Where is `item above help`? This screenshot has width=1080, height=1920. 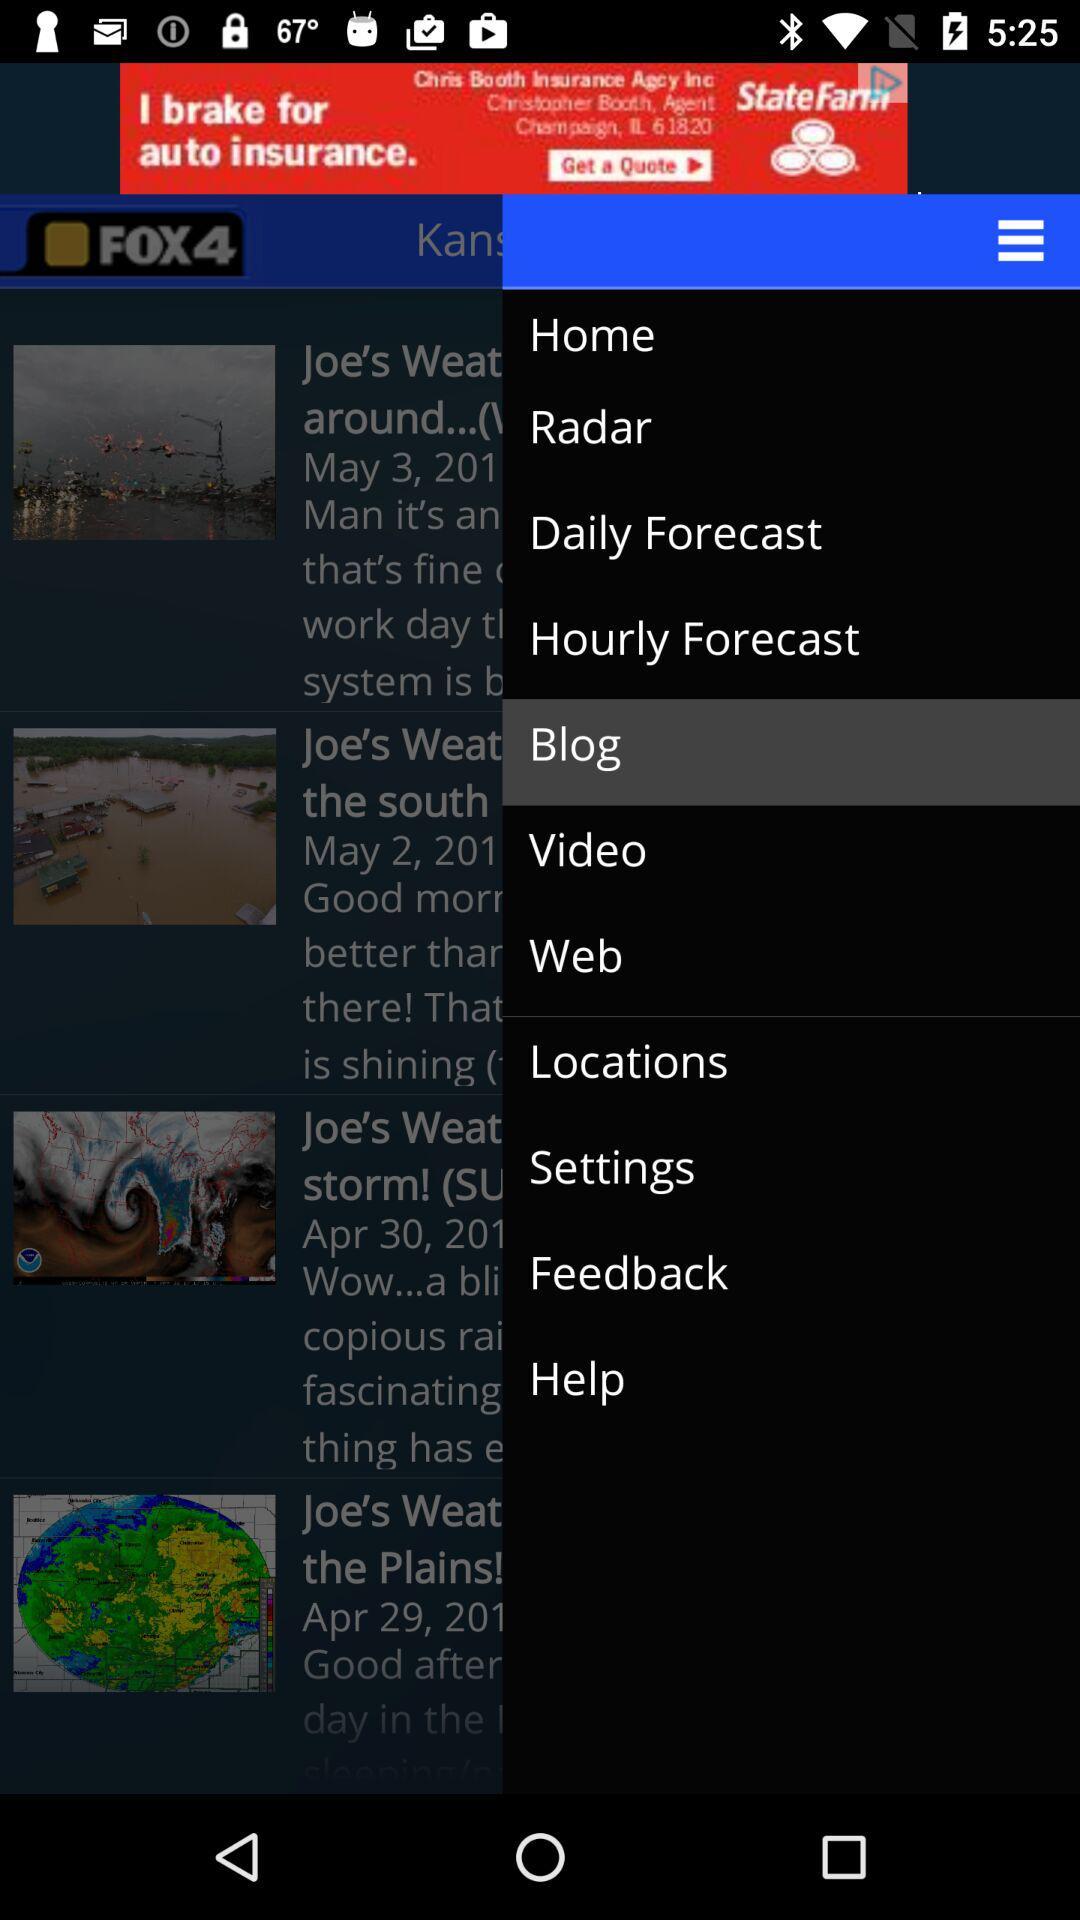
item above help is located at coordinates (774, 1272).